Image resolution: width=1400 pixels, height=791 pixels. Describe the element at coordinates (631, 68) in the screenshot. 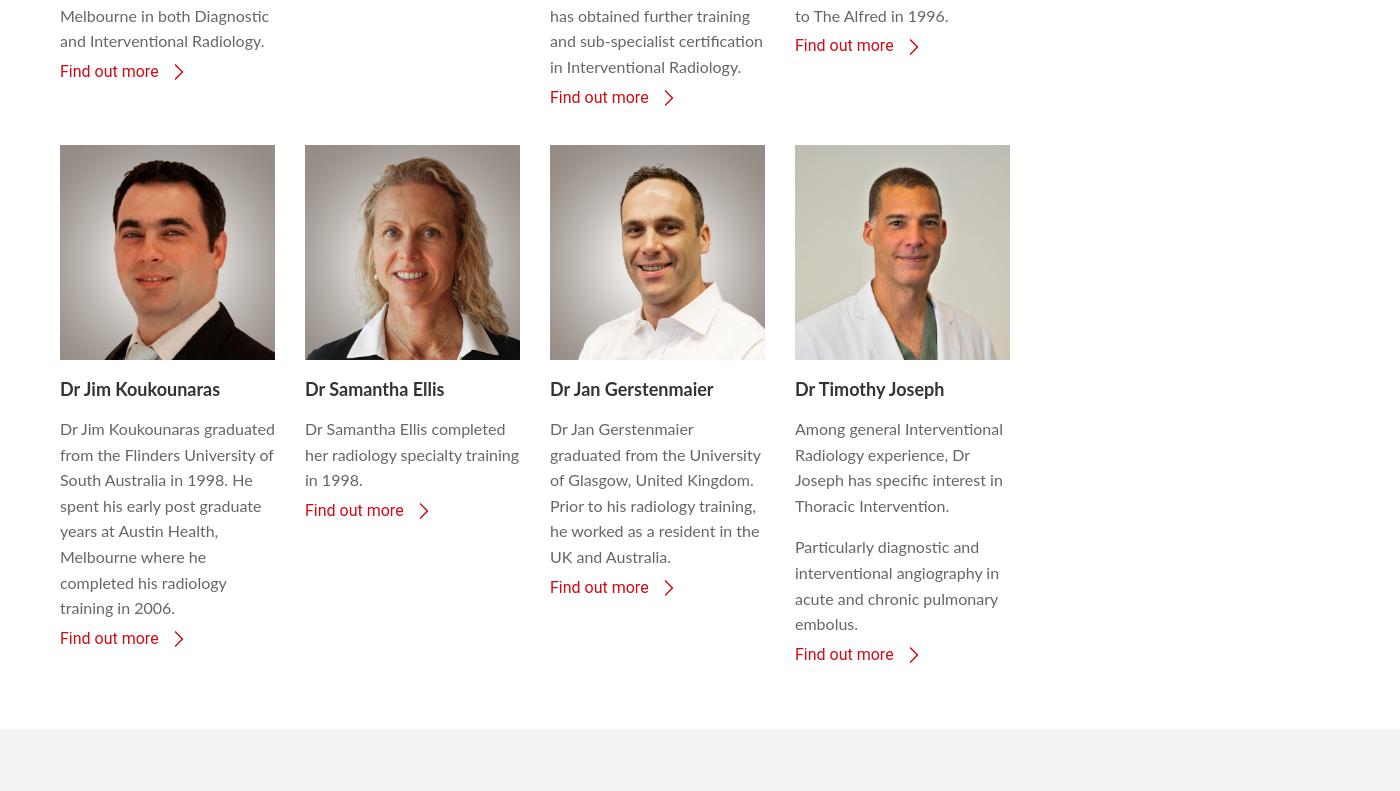

I see `'Dr Jan Gerstenmaier'` at that location.